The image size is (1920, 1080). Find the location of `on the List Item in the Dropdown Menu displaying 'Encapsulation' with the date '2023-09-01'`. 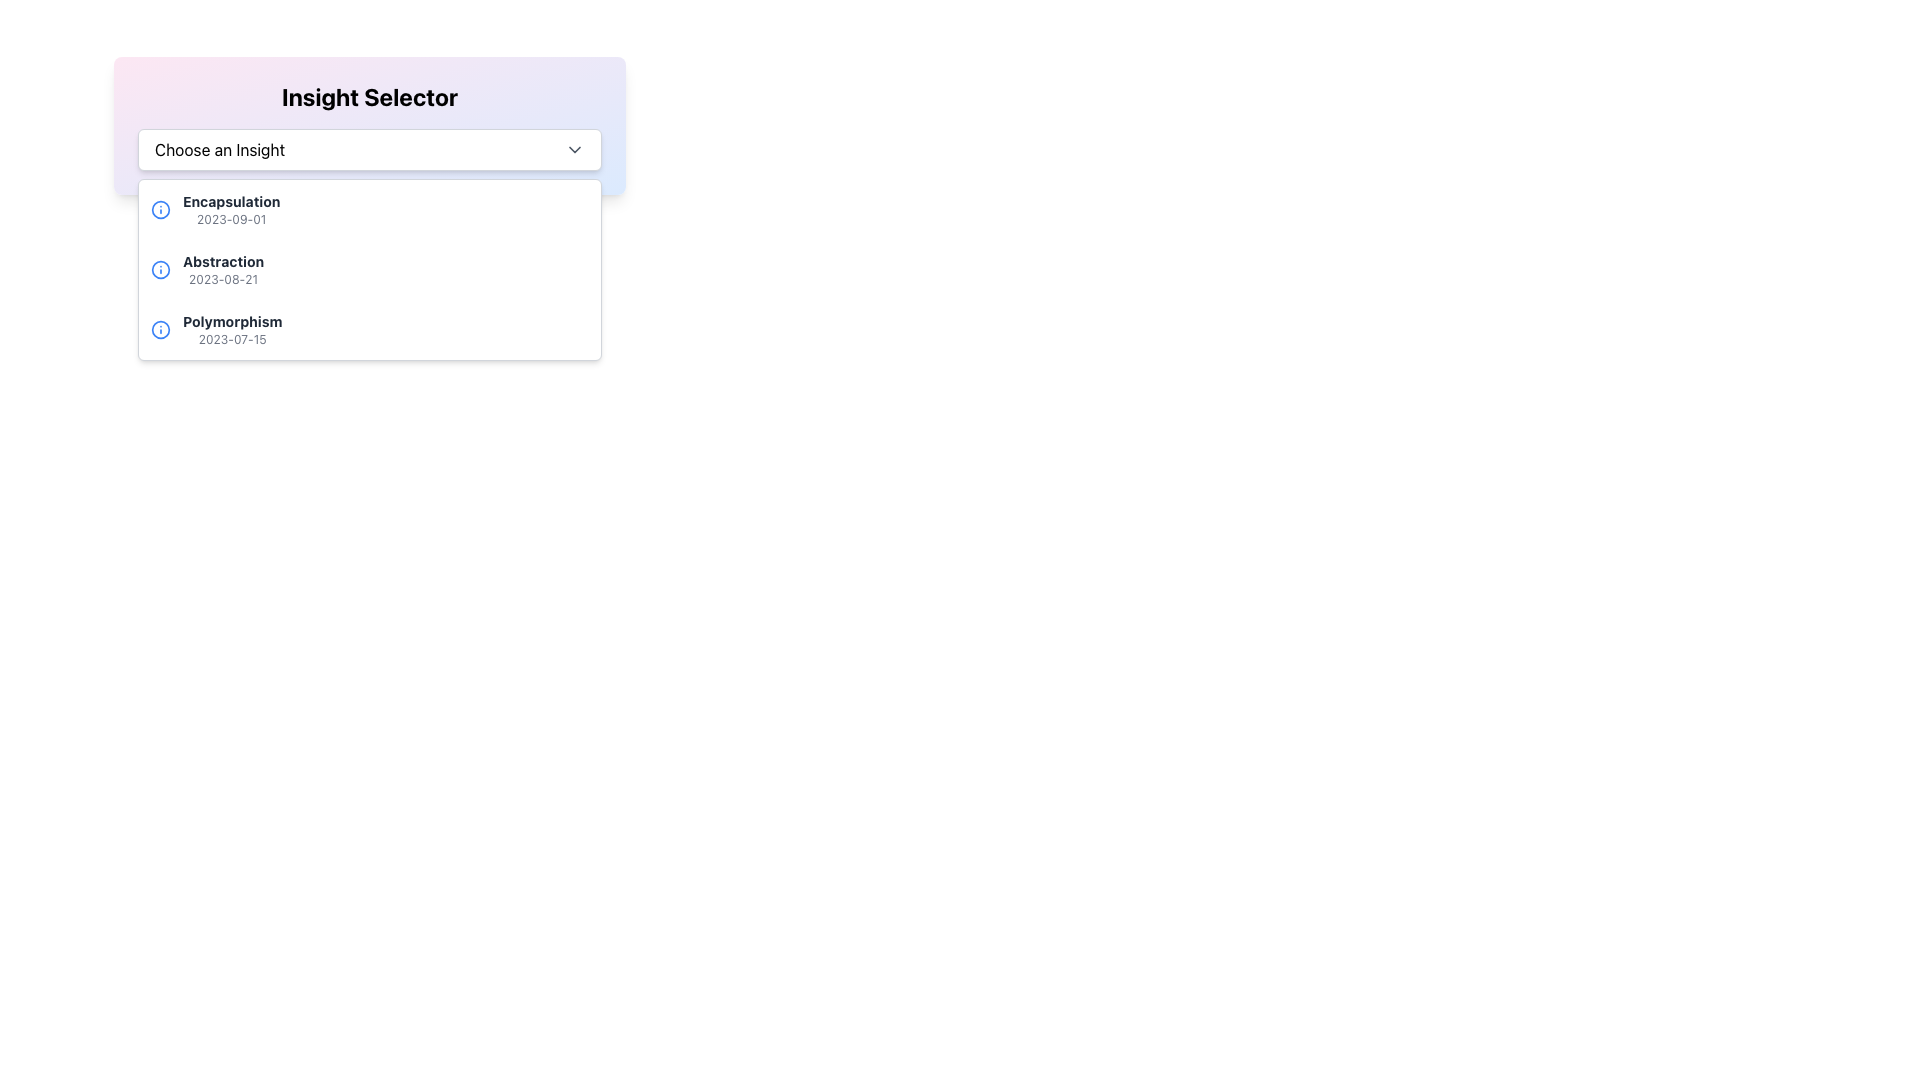

on the List Item in the Dropdown Menu displaying 'Encapsulation' with the date '2023-09-01' is located at coordinates (231, 209).